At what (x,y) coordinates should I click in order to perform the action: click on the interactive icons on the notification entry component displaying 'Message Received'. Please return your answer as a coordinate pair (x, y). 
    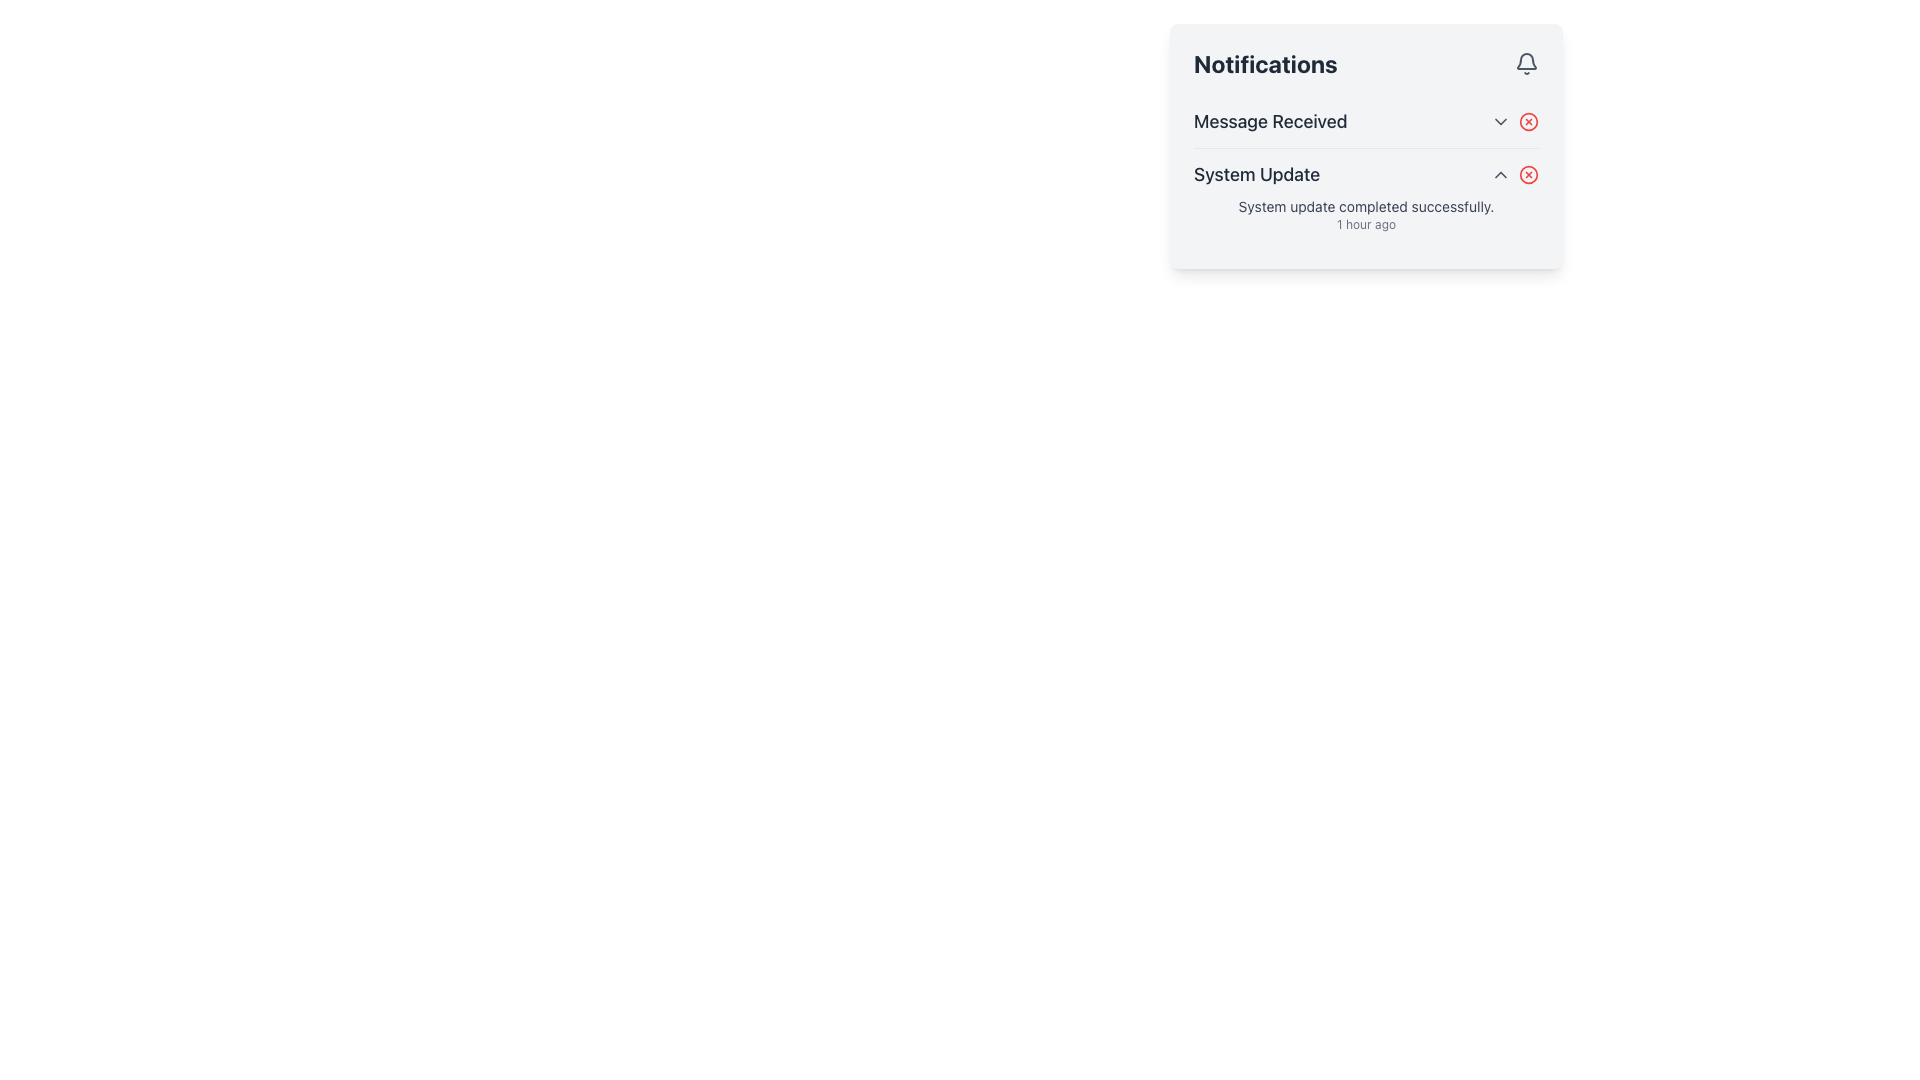
    Looking at the image, I should click on (1365, 122).